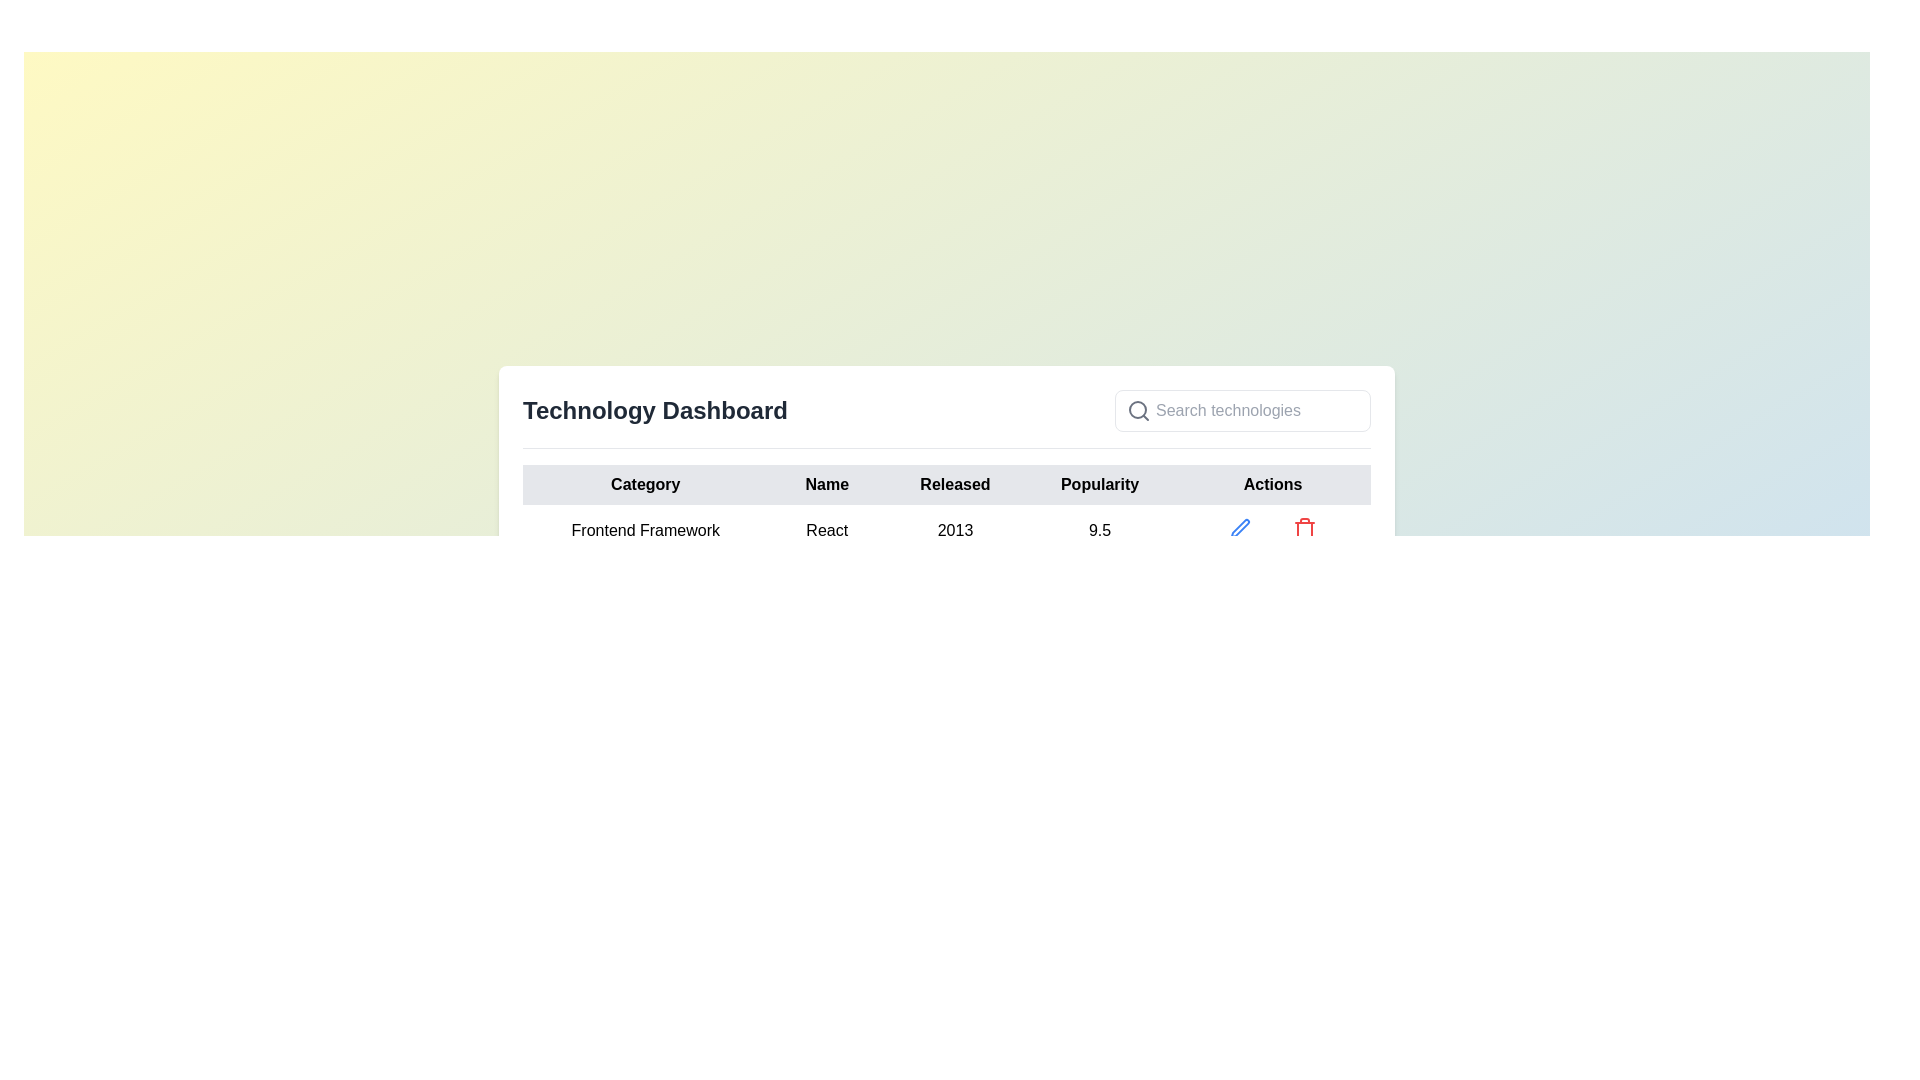 The height and width of the screenshot is (1080, 1920). What do you see at coordinates (1305, 527) in the screenshot?
I see `the delete button located at the end of the 'Actions' column in the data table` at bounding box center [1305, 527].